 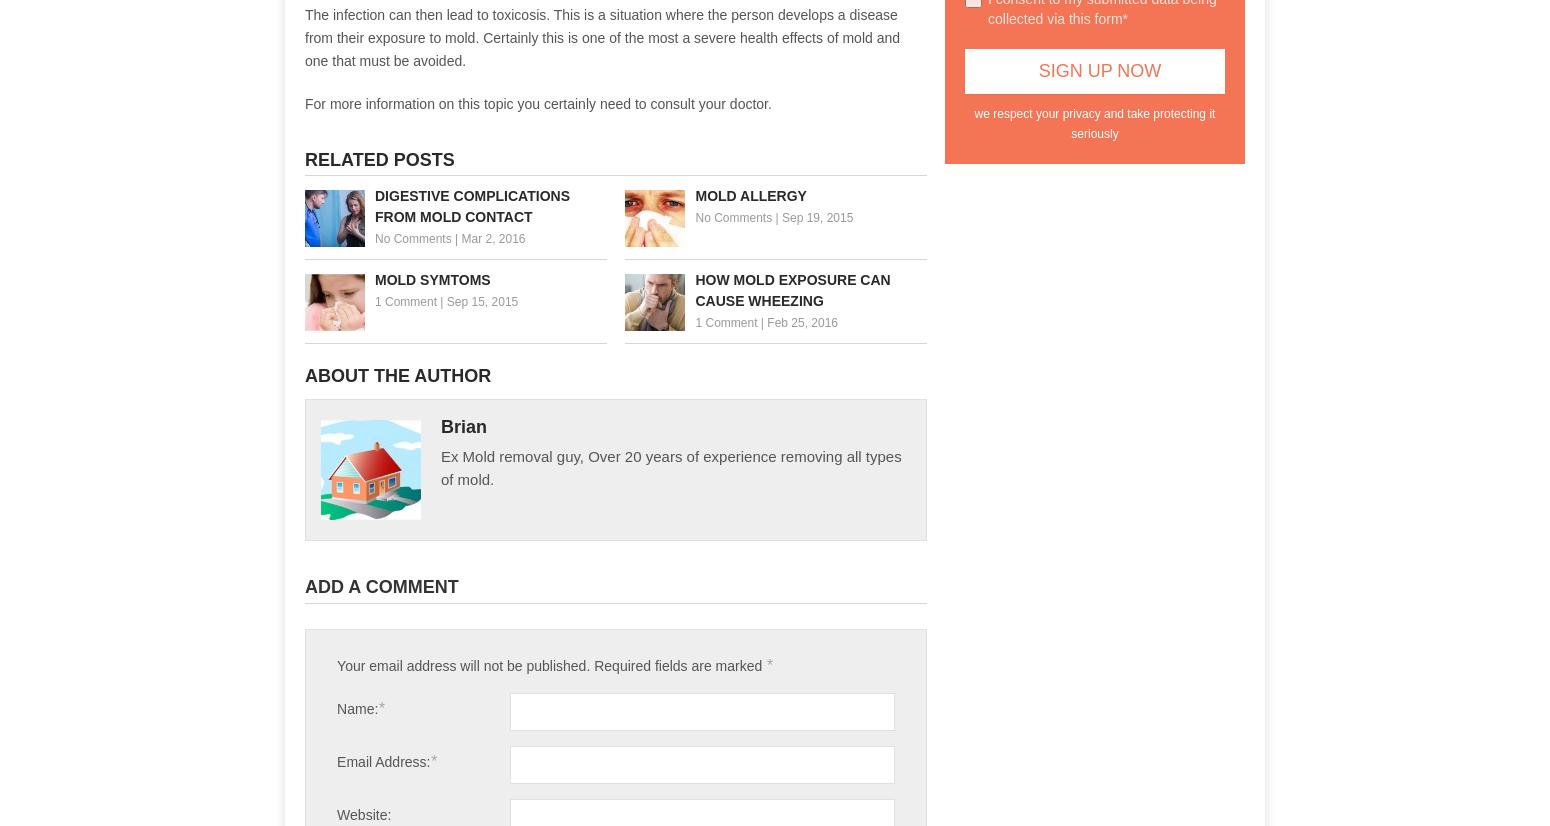 What do you see at coordinates (791, 288) in the screenshot?
I see `'How Mold Exposure can cause Wheezing'` at bounding box center [791, 288].